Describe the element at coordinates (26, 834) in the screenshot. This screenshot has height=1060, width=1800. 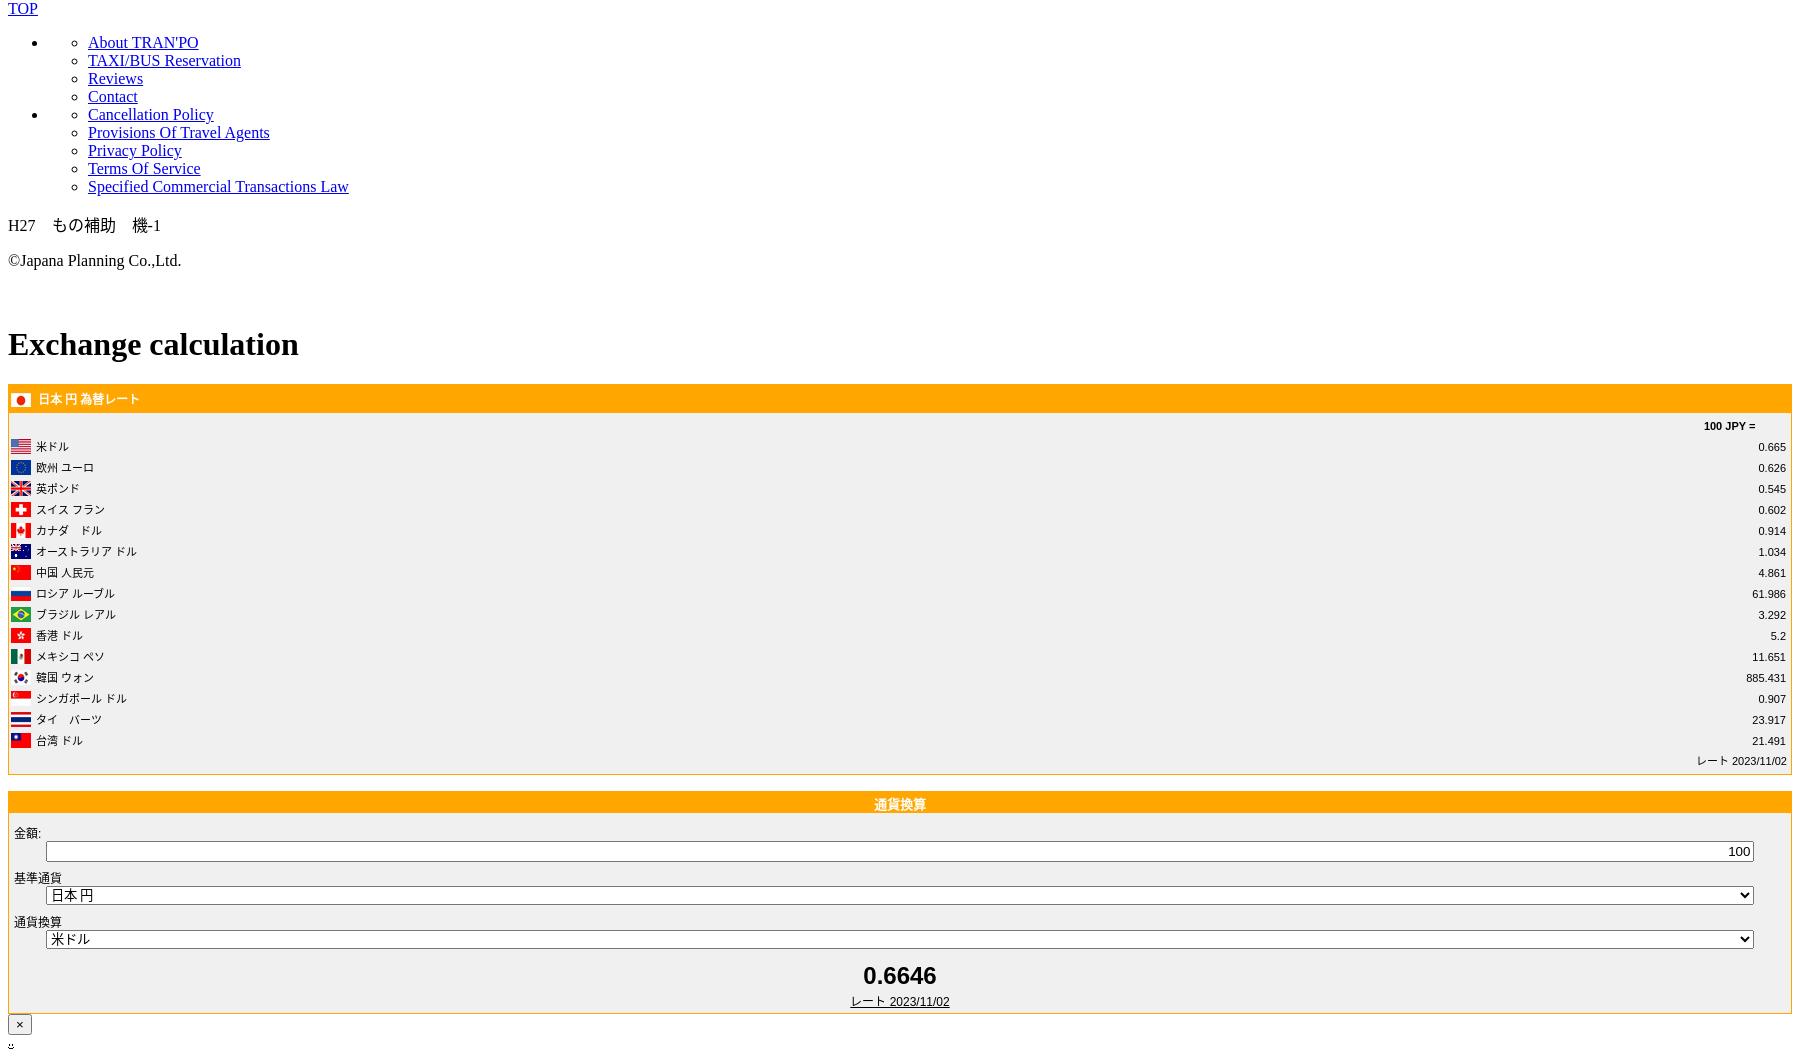
I see `'金額:'` at that location.